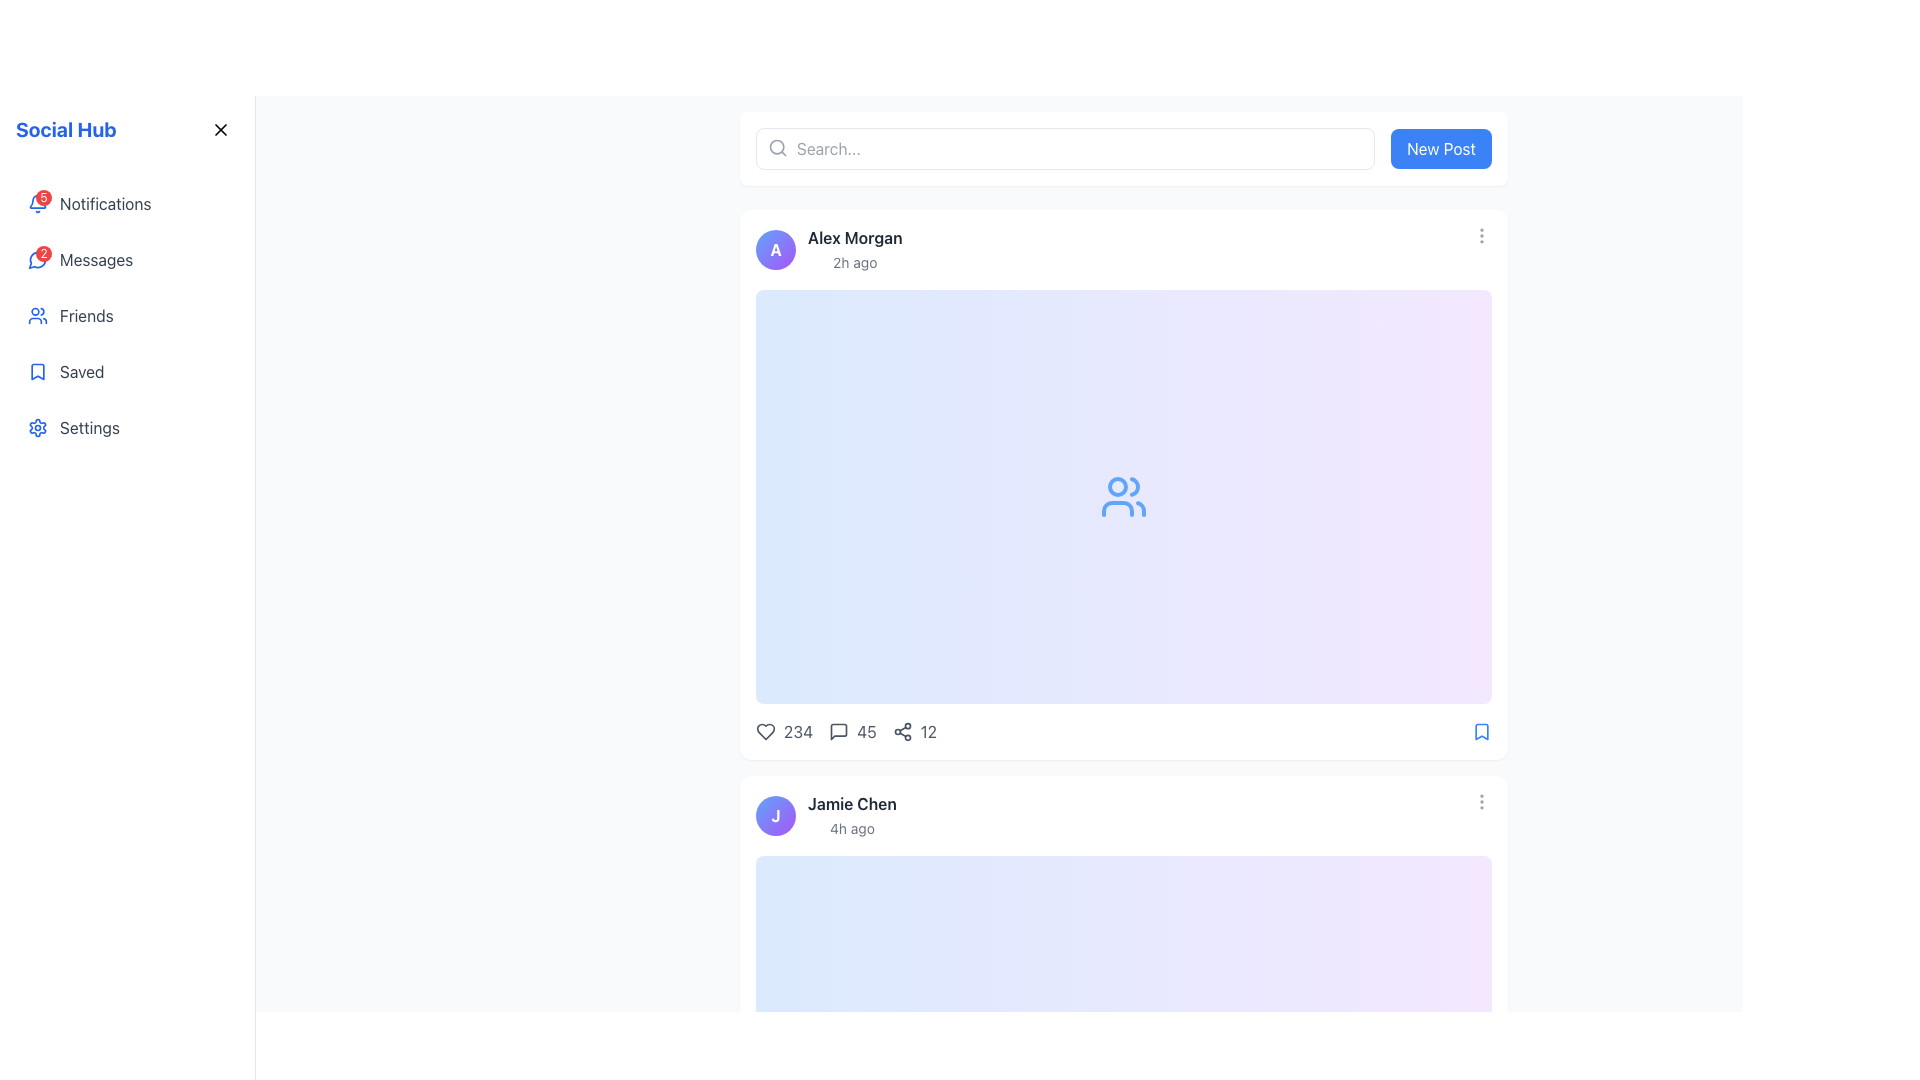  I want to click on the close button located to the right of the 'Social Hub' label in the top part of the sidebar, so click(220, 130).